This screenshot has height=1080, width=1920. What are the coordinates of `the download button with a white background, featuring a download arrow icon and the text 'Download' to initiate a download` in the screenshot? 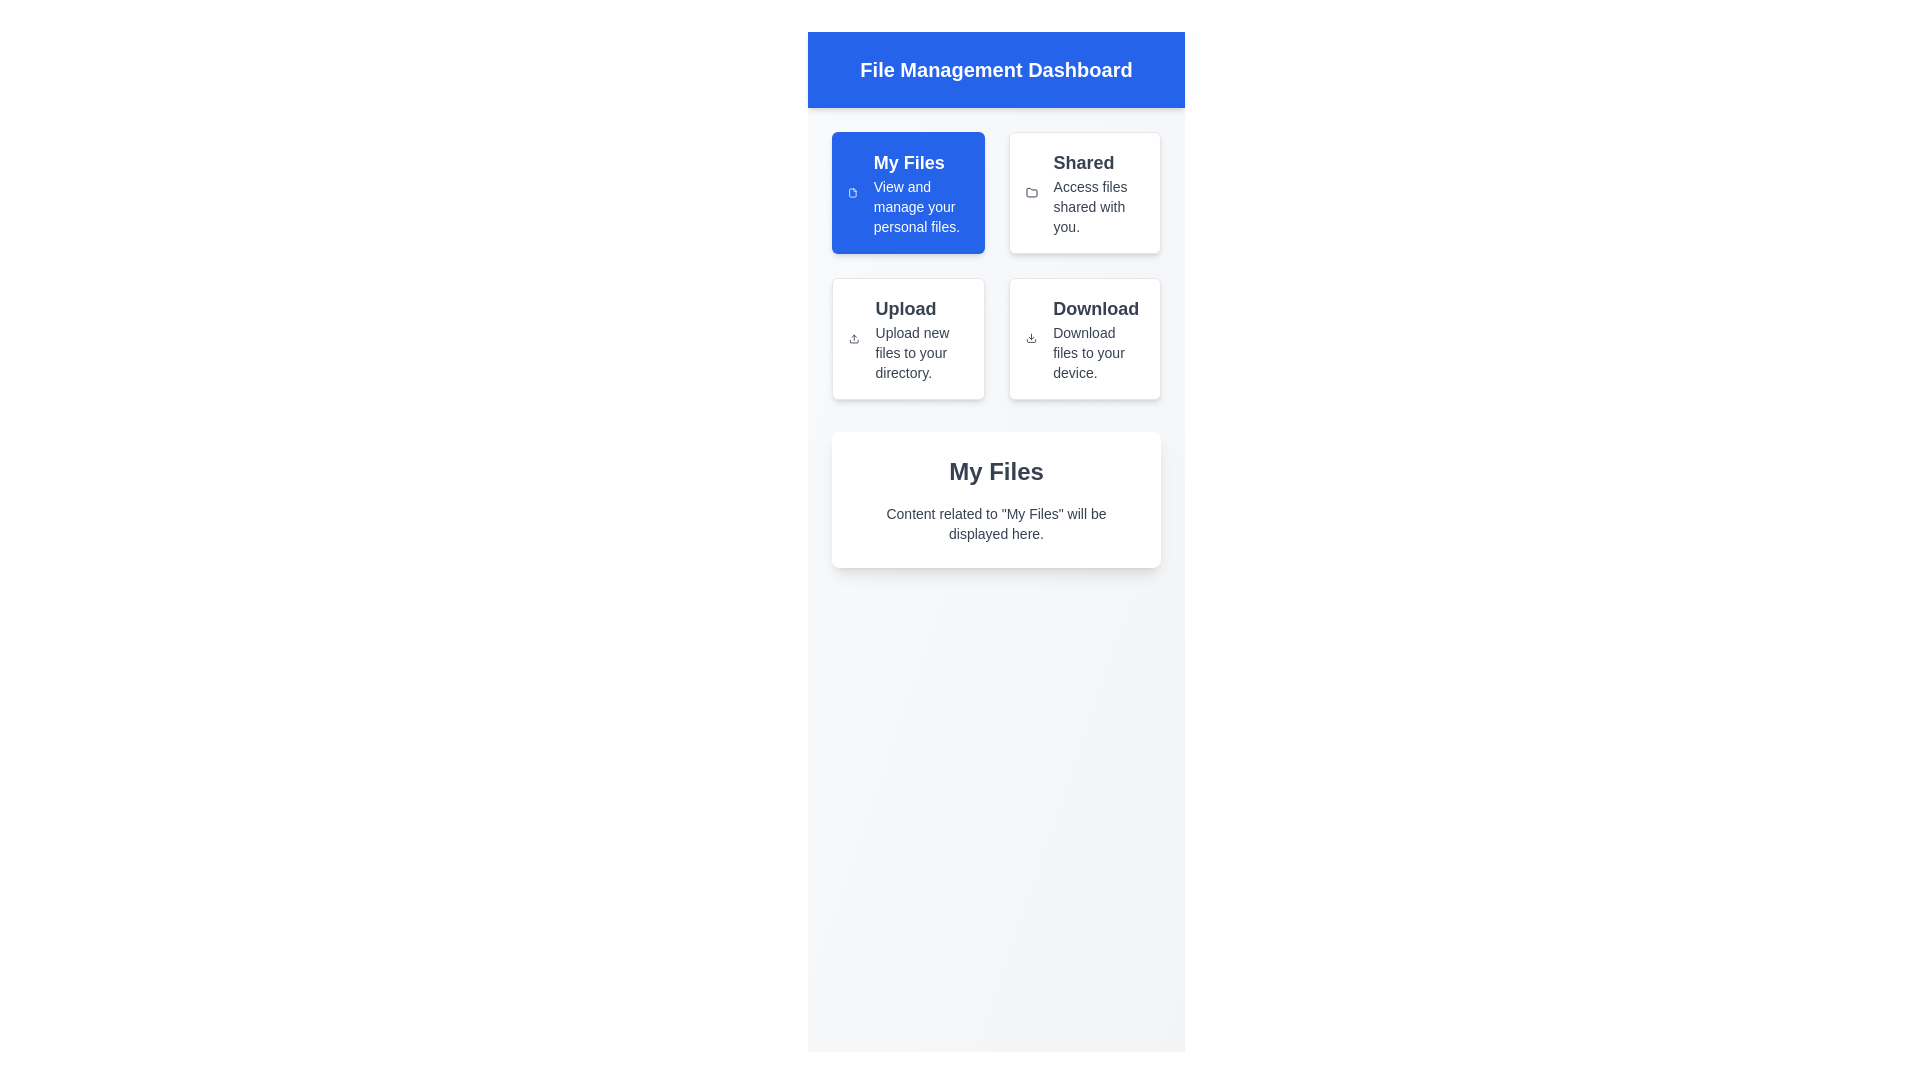 It's located at (1083, 338).